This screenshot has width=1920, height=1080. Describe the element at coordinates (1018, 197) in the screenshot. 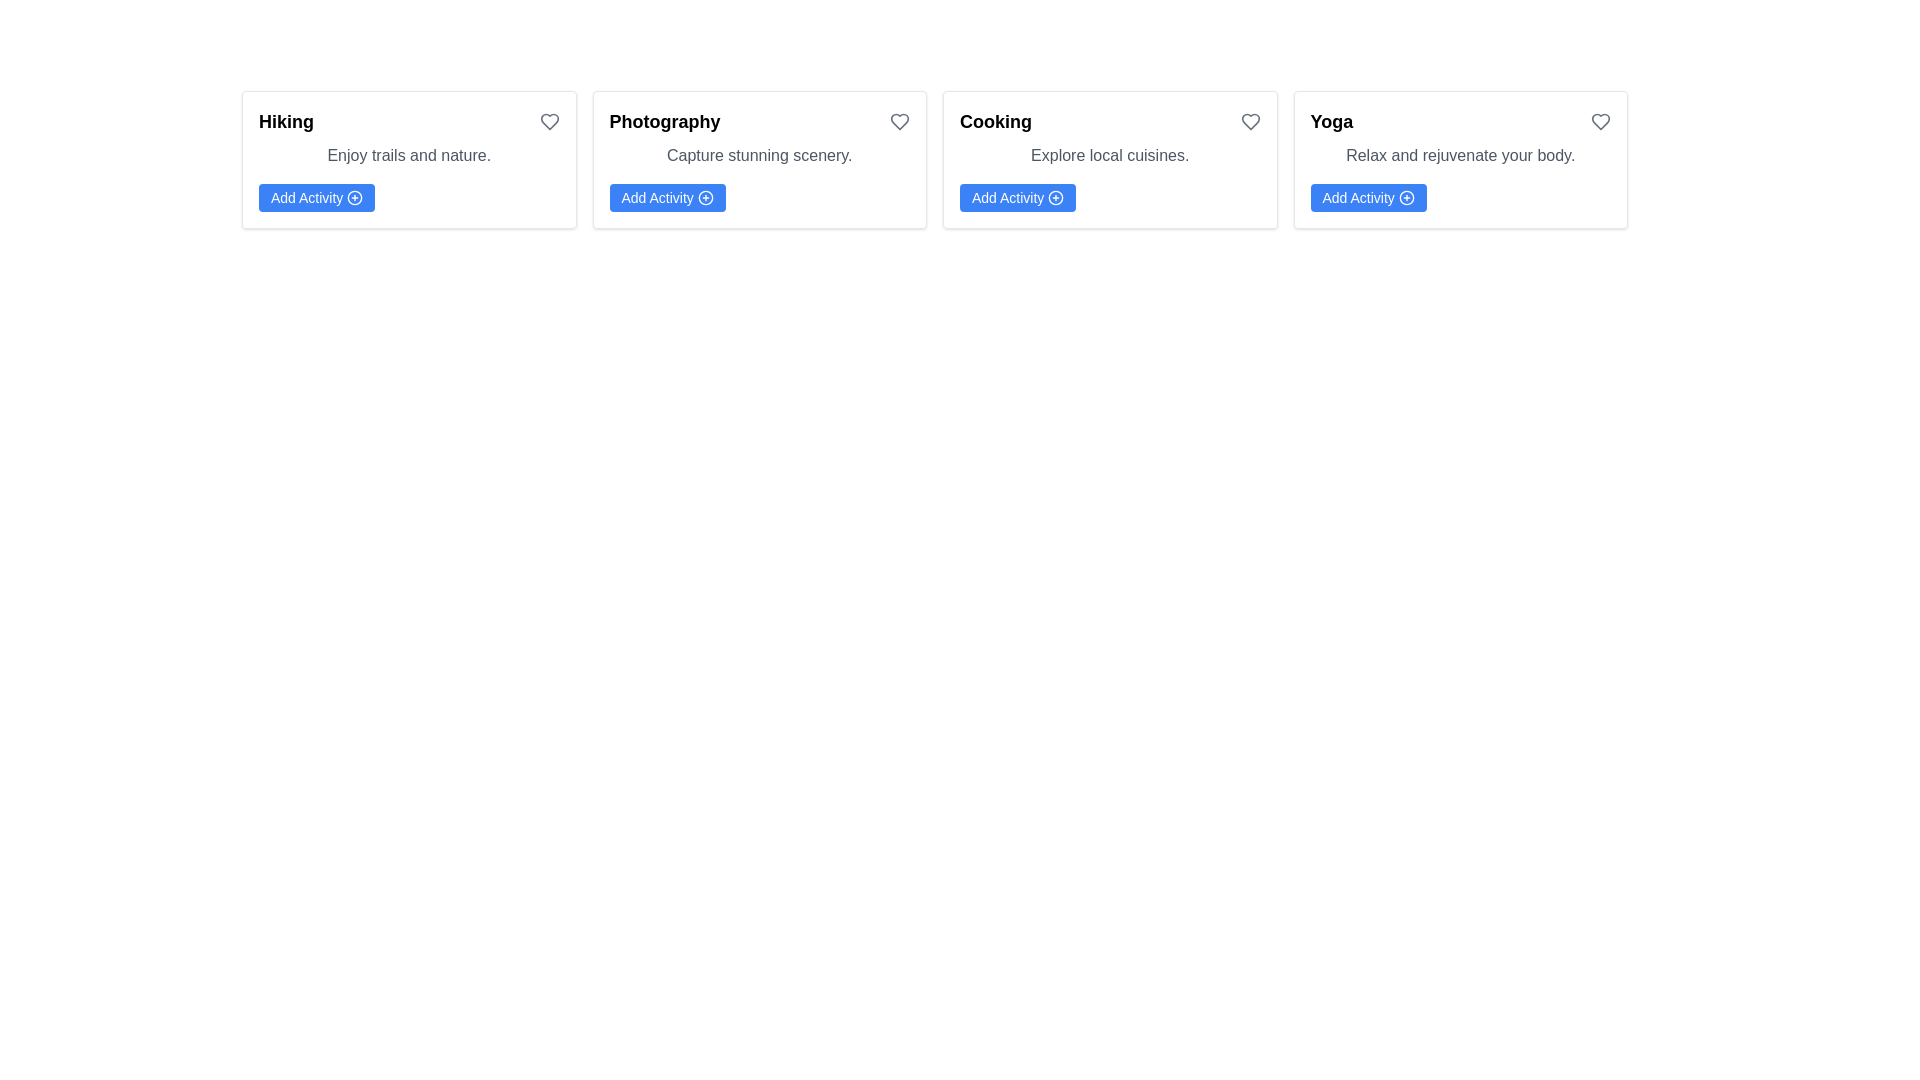

I see `the 'Add Cooking' button located at the bottom of the 'Cooking' card to observe the hover effects` at that location.